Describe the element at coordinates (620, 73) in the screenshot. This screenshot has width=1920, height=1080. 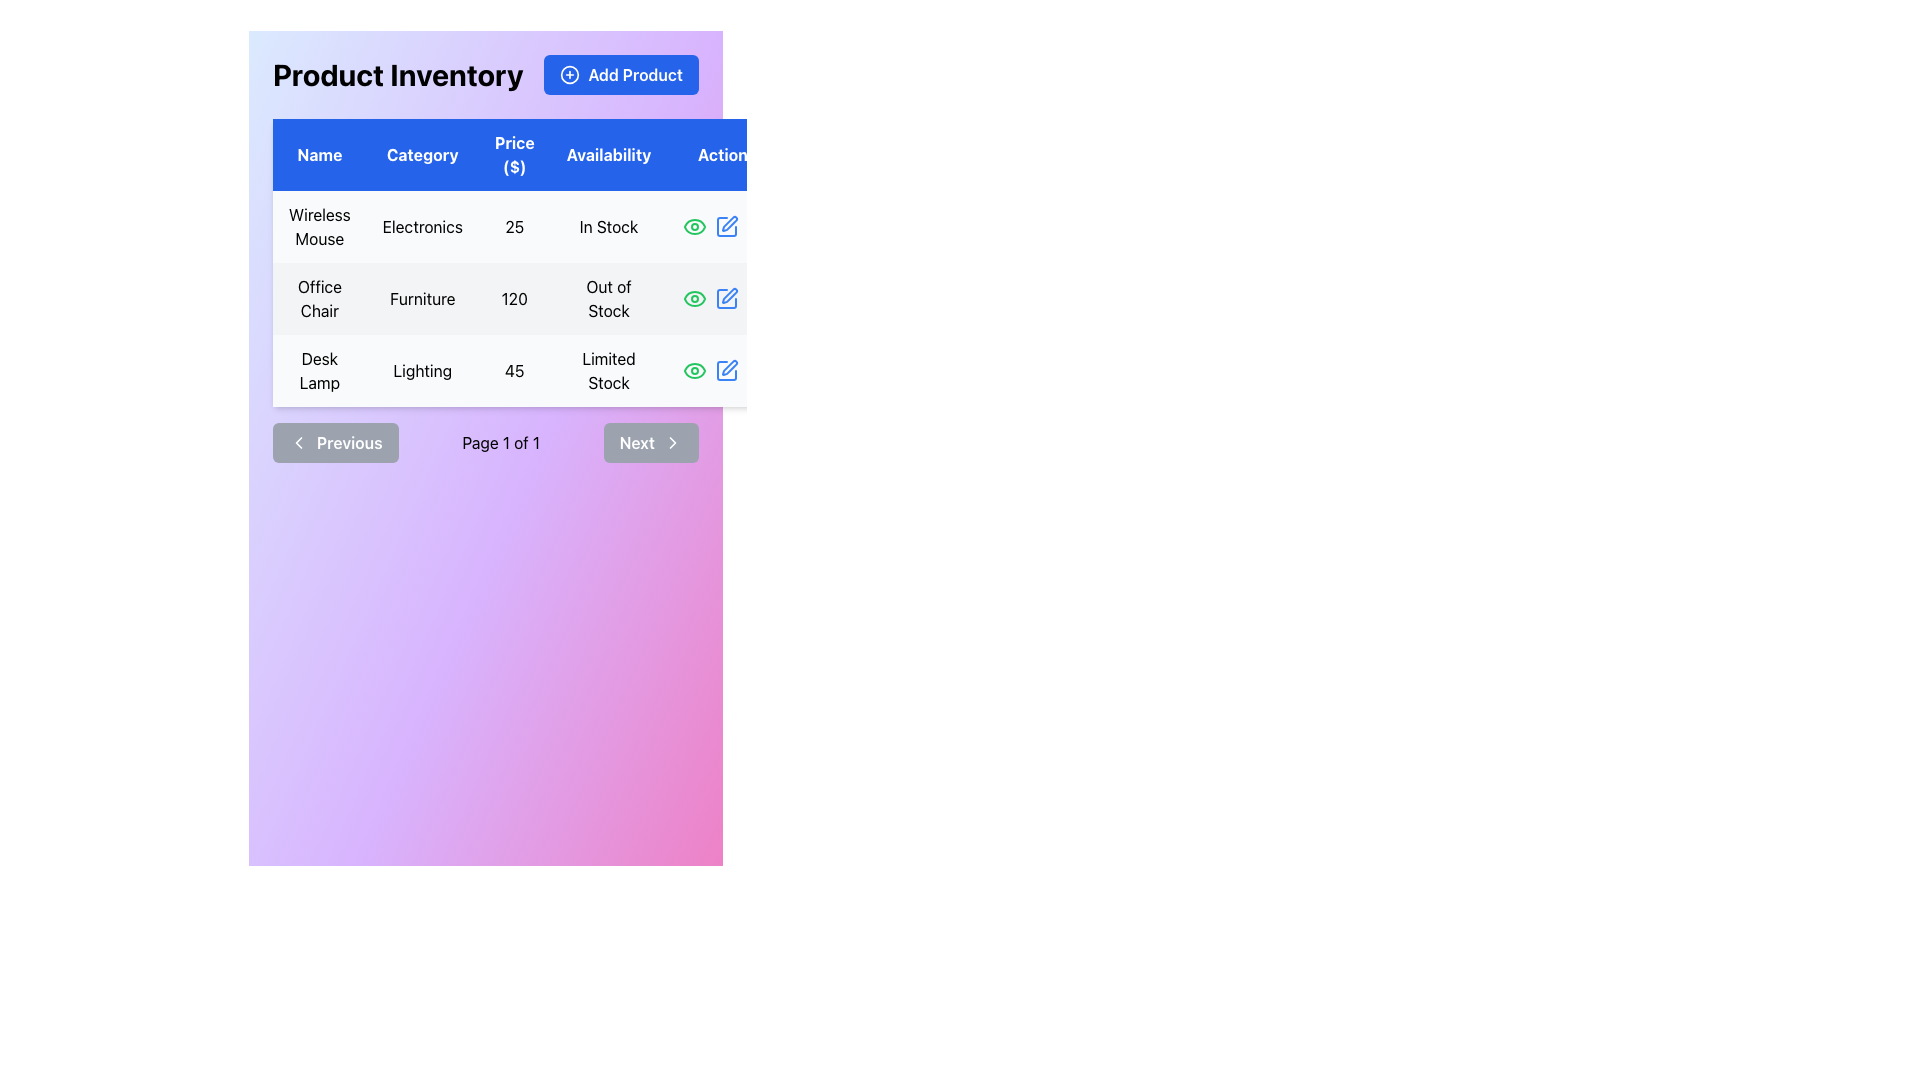
I see `the button that adds a new product to the inventory list` at that location.